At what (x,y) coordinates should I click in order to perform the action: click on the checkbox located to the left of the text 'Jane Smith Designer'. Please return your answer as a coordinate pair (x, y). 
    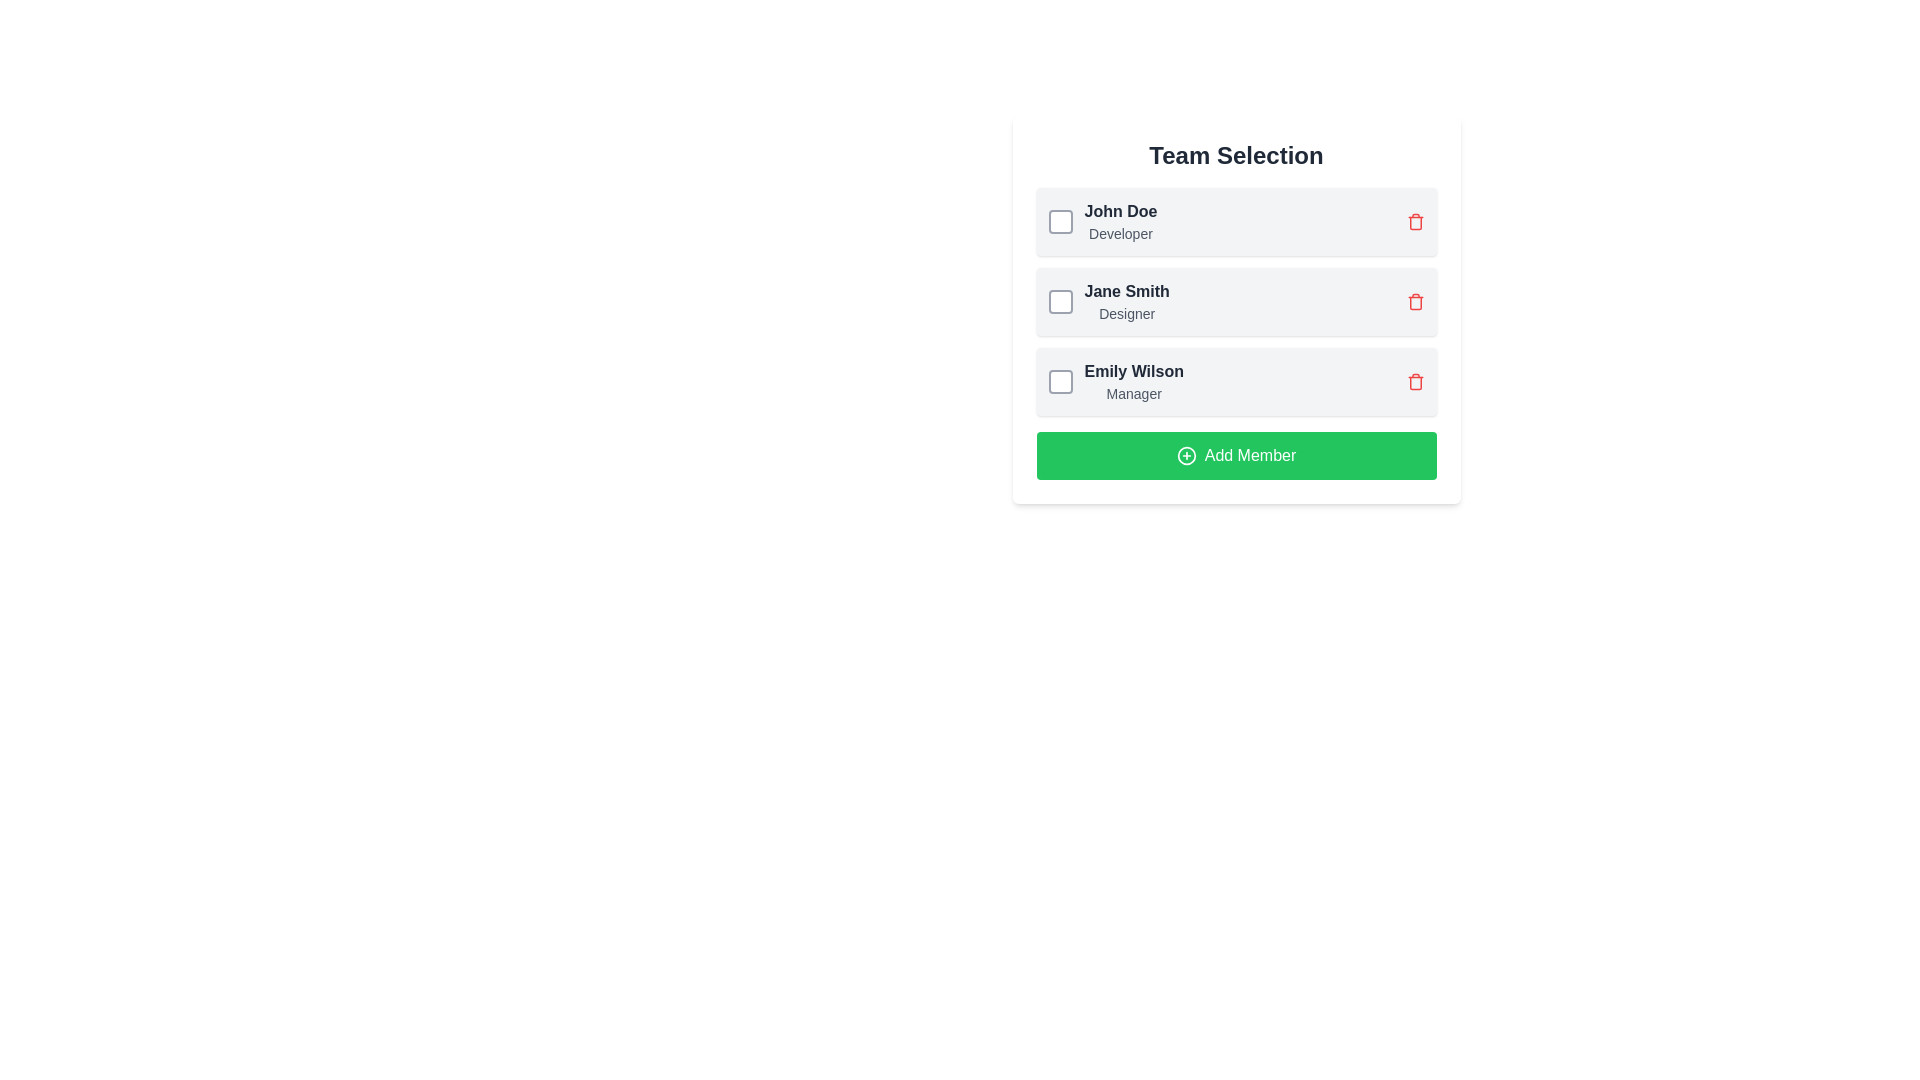
    Looking at the image, I should click on (1059, 301).